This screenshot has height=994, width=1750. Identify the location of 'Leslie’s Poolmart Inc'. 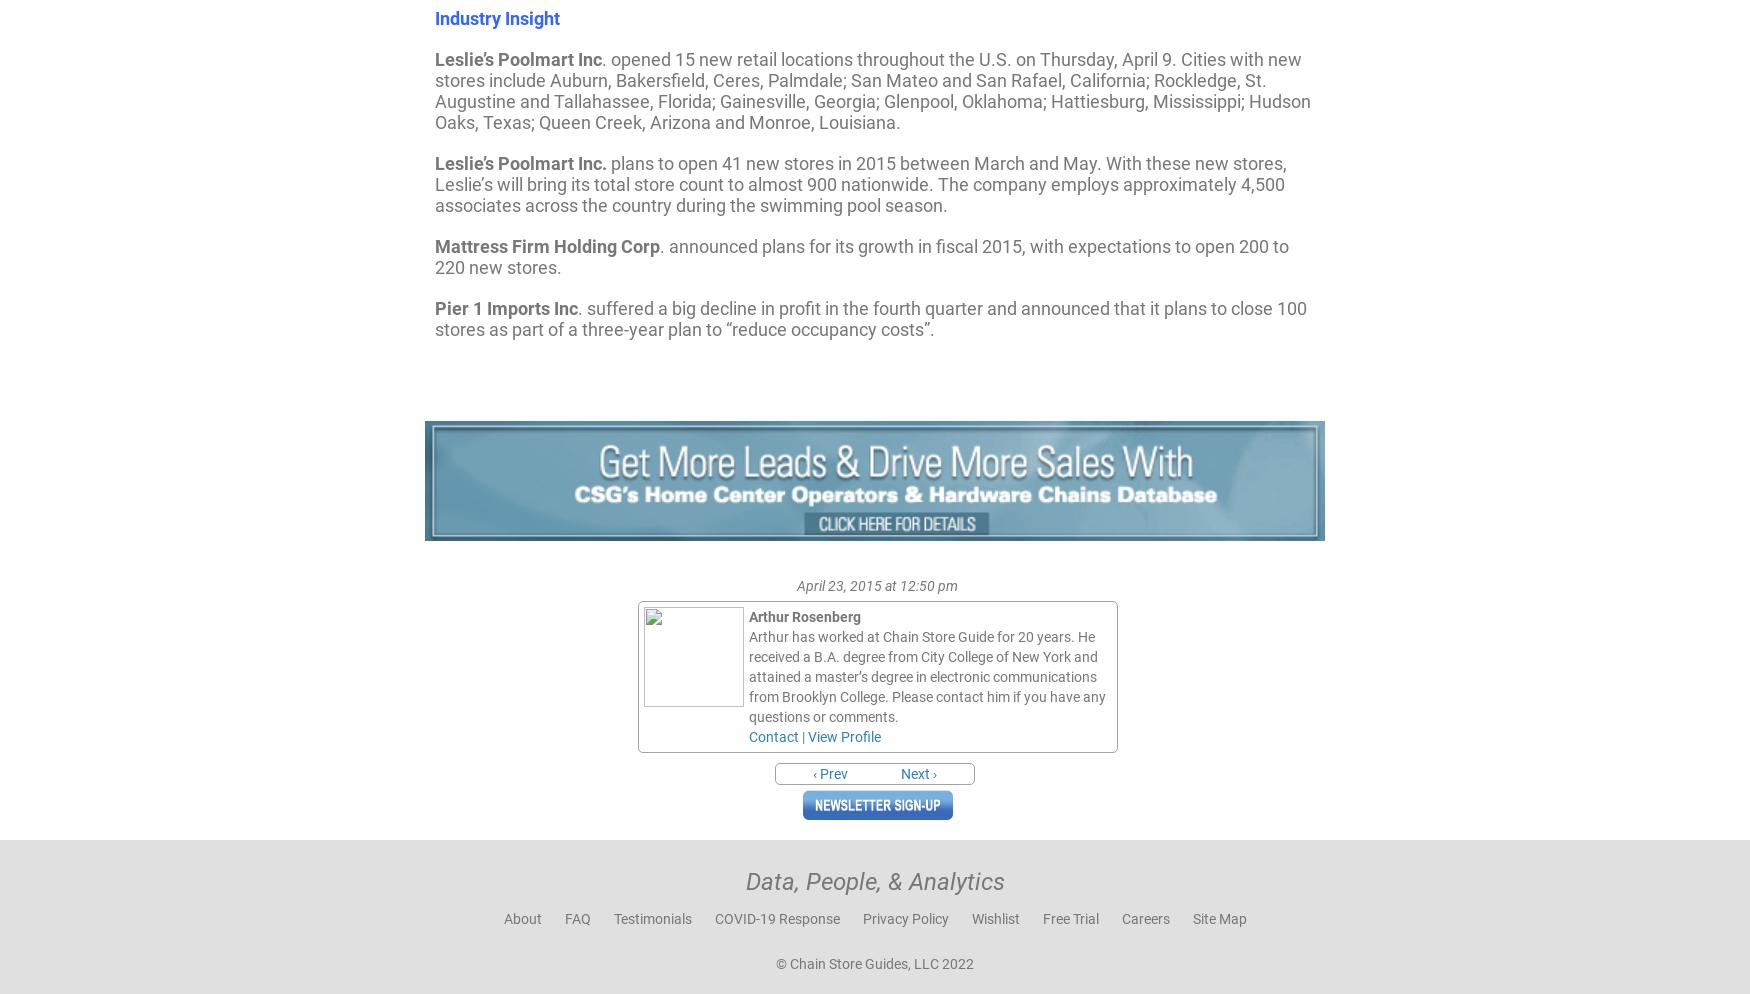
(517, 57).